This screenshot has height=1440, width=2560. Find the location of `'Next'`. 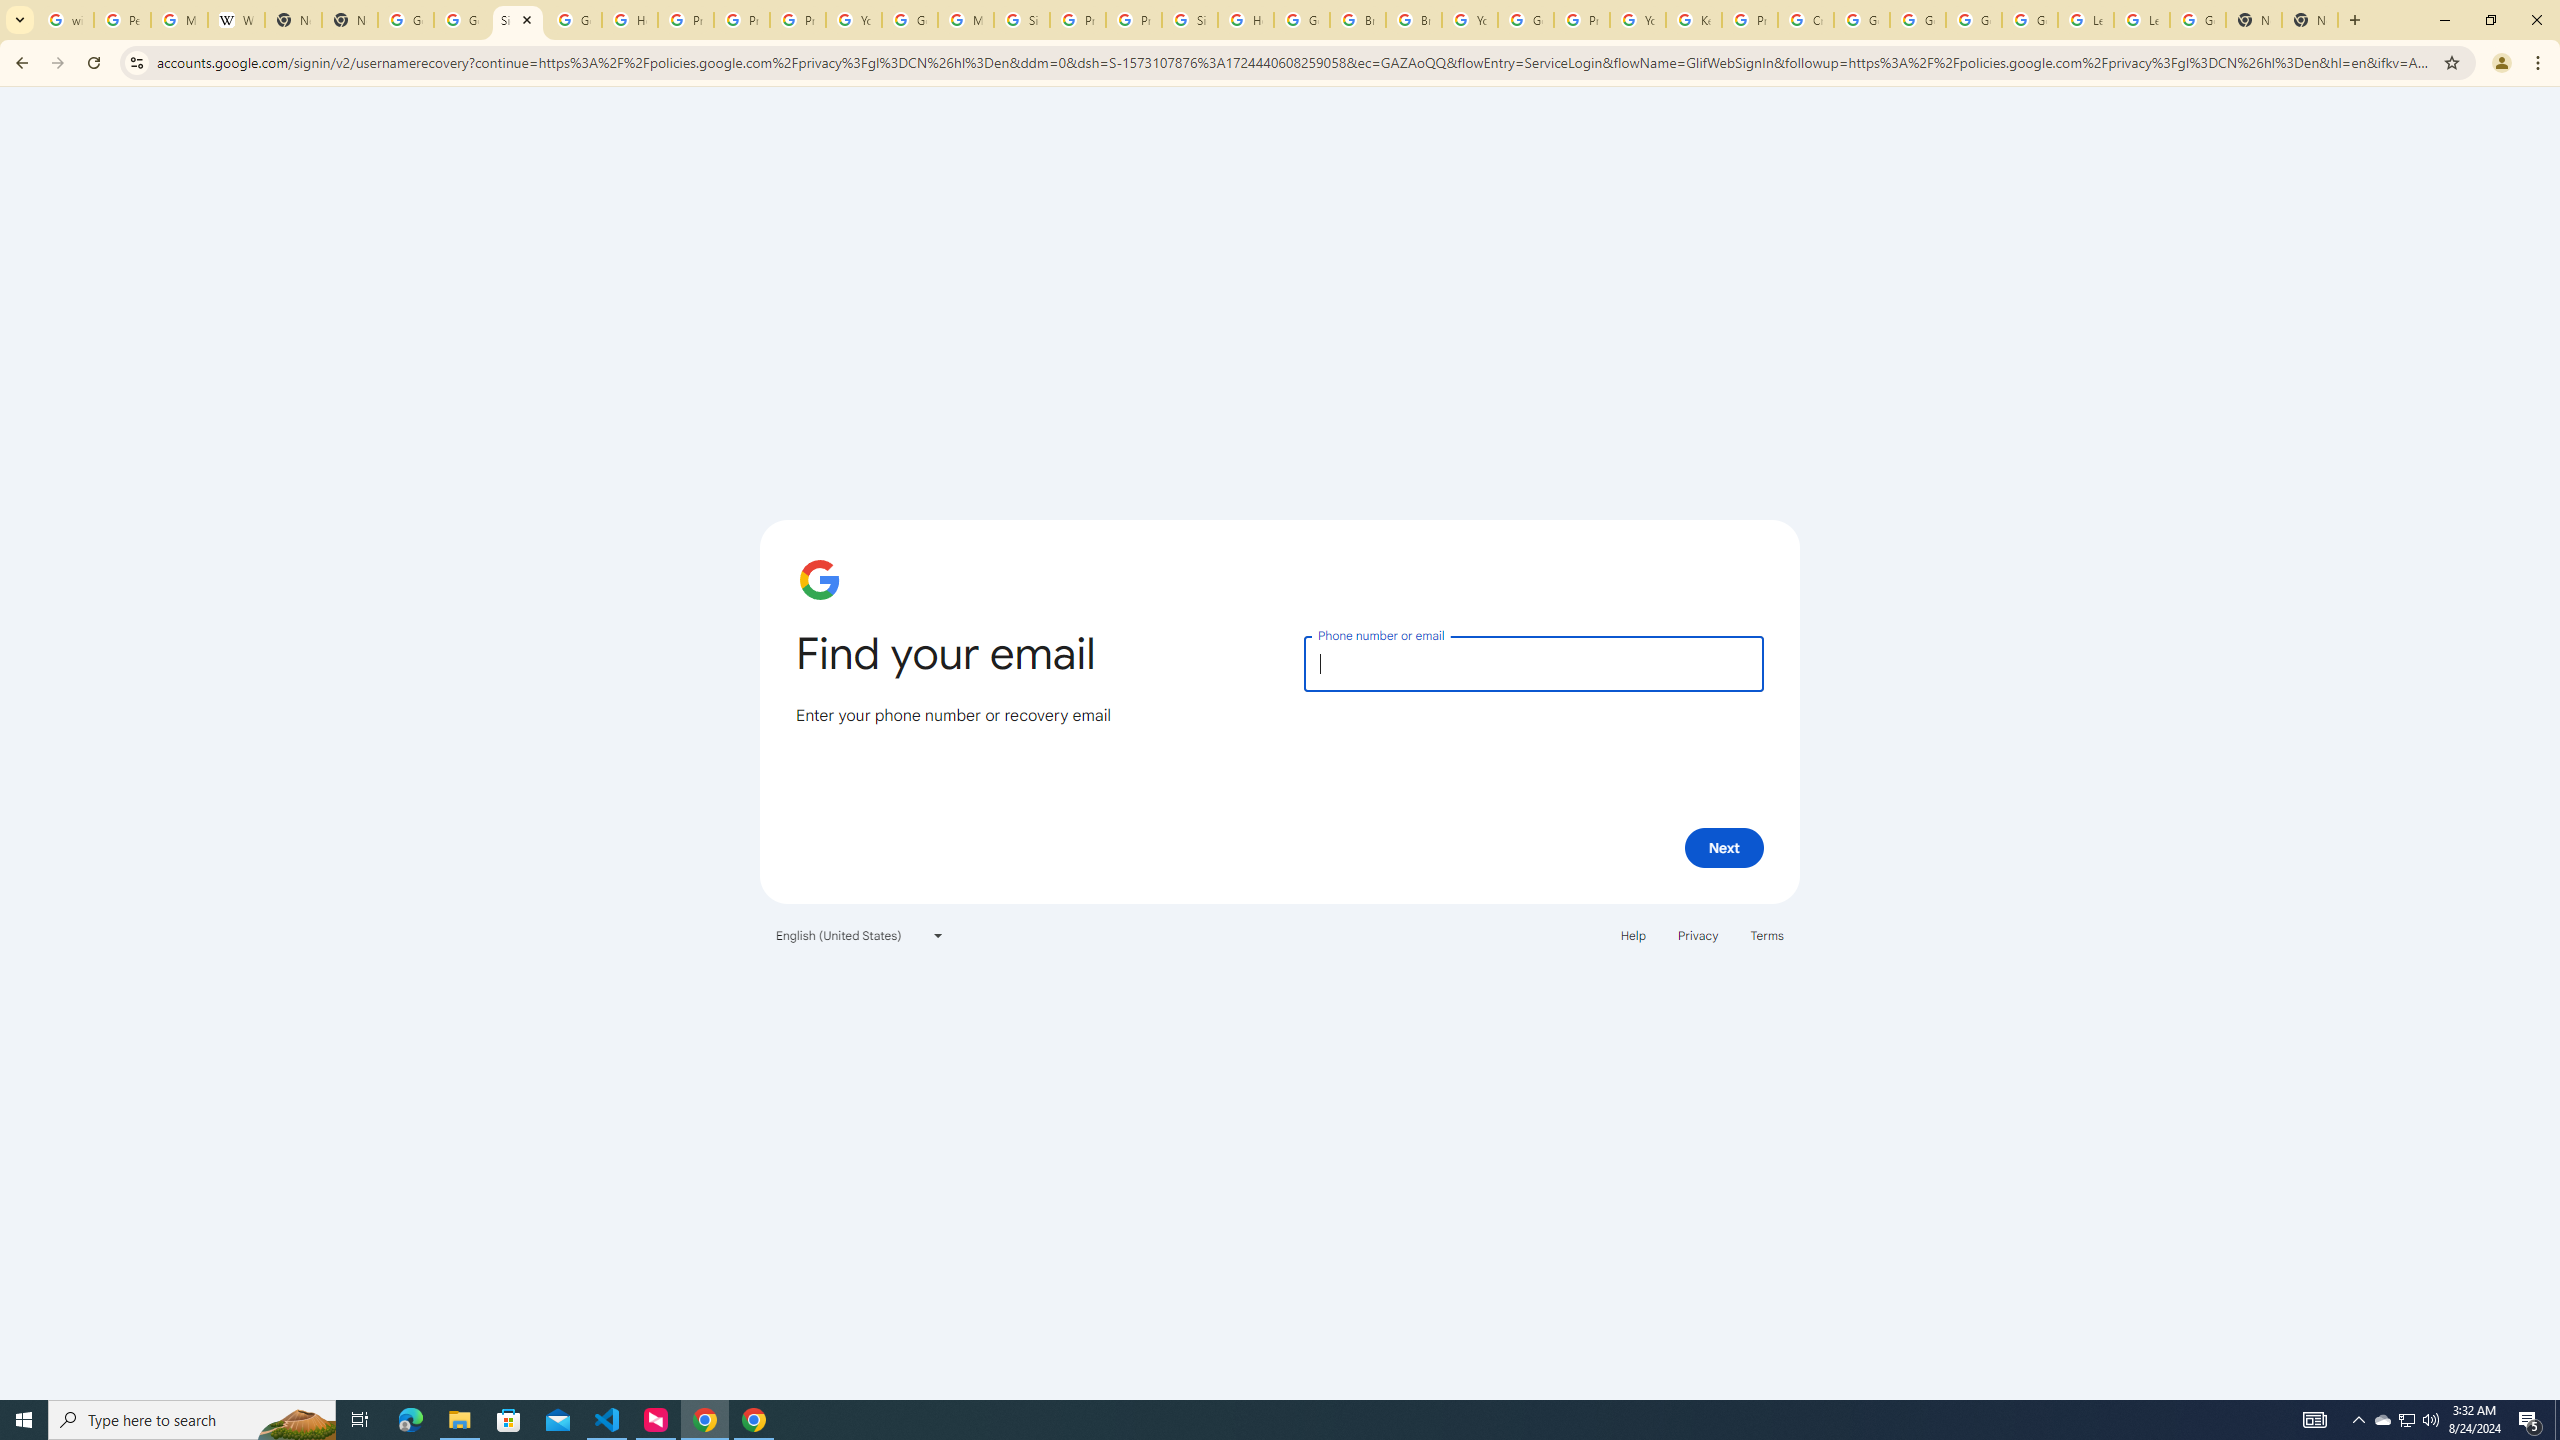

'Next' is located at coordinates (1724, 846).